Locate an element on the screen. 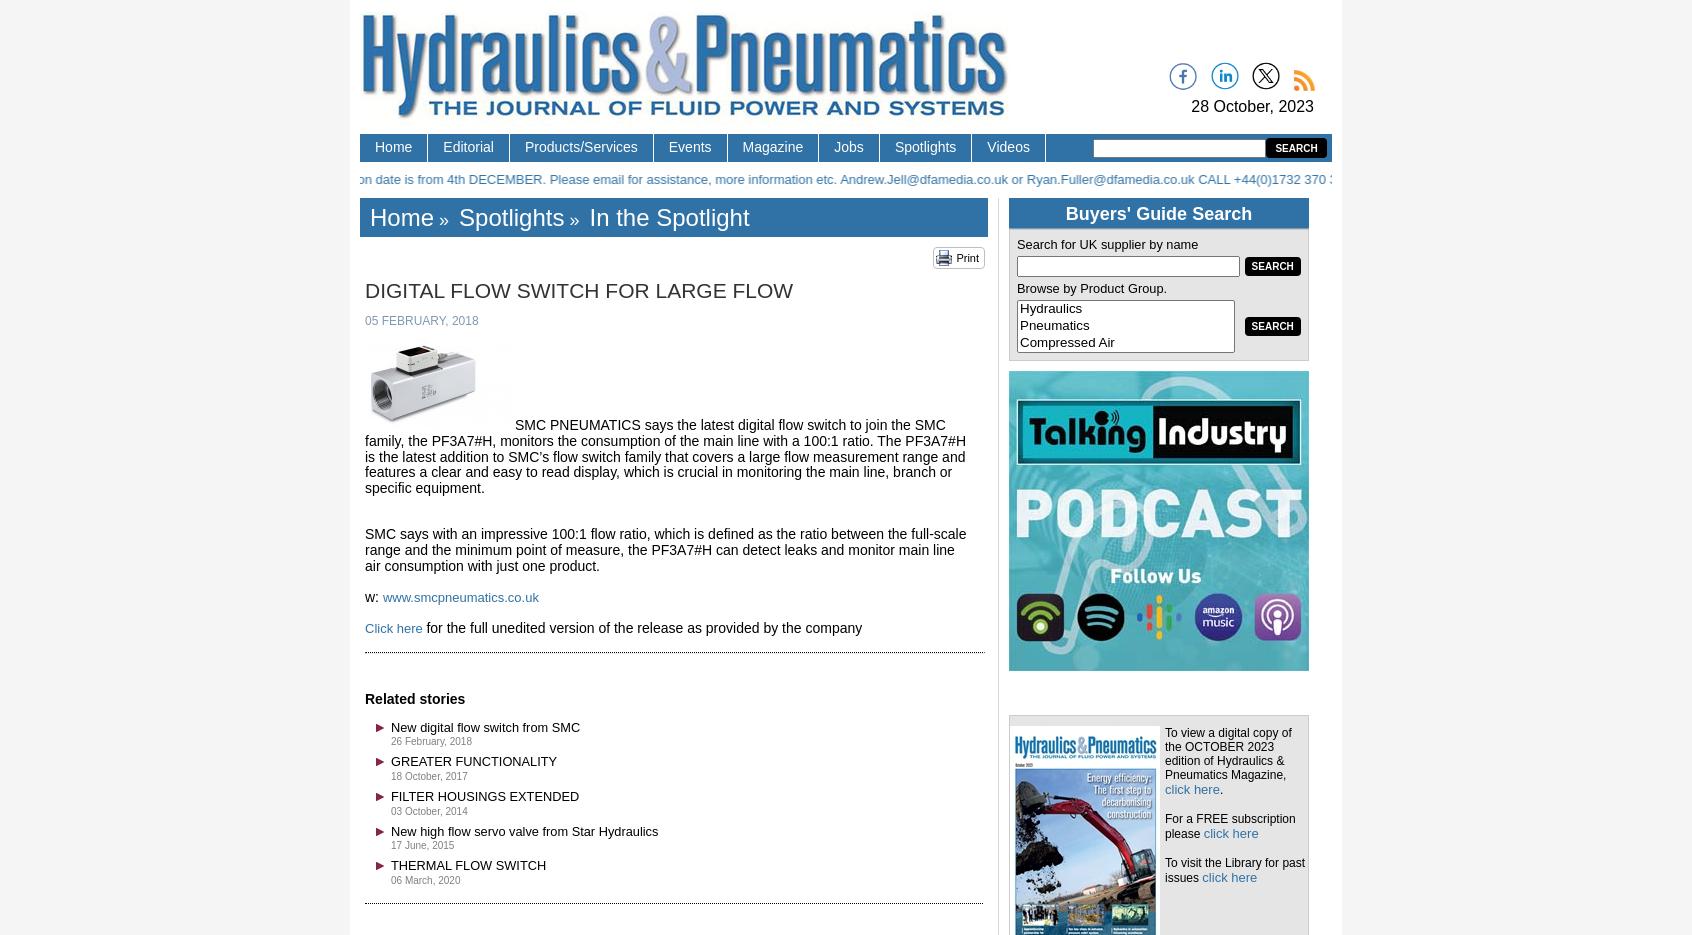 This screenshot has height=935, width=1692. 'SMC PNEUMATICS says the latest digital flow switch to join the SMC family, the PF3A7#H, monitors the consumption of the main line with a 100:1 ratio. The PF3A7#H is the latest addition to SMC’s flow switch family that covers a large flow measurement range and features a clear and easy to read display, which is crucial in monitoring the main line, branch or specific equipment.' is located at coordinates (665, 454).